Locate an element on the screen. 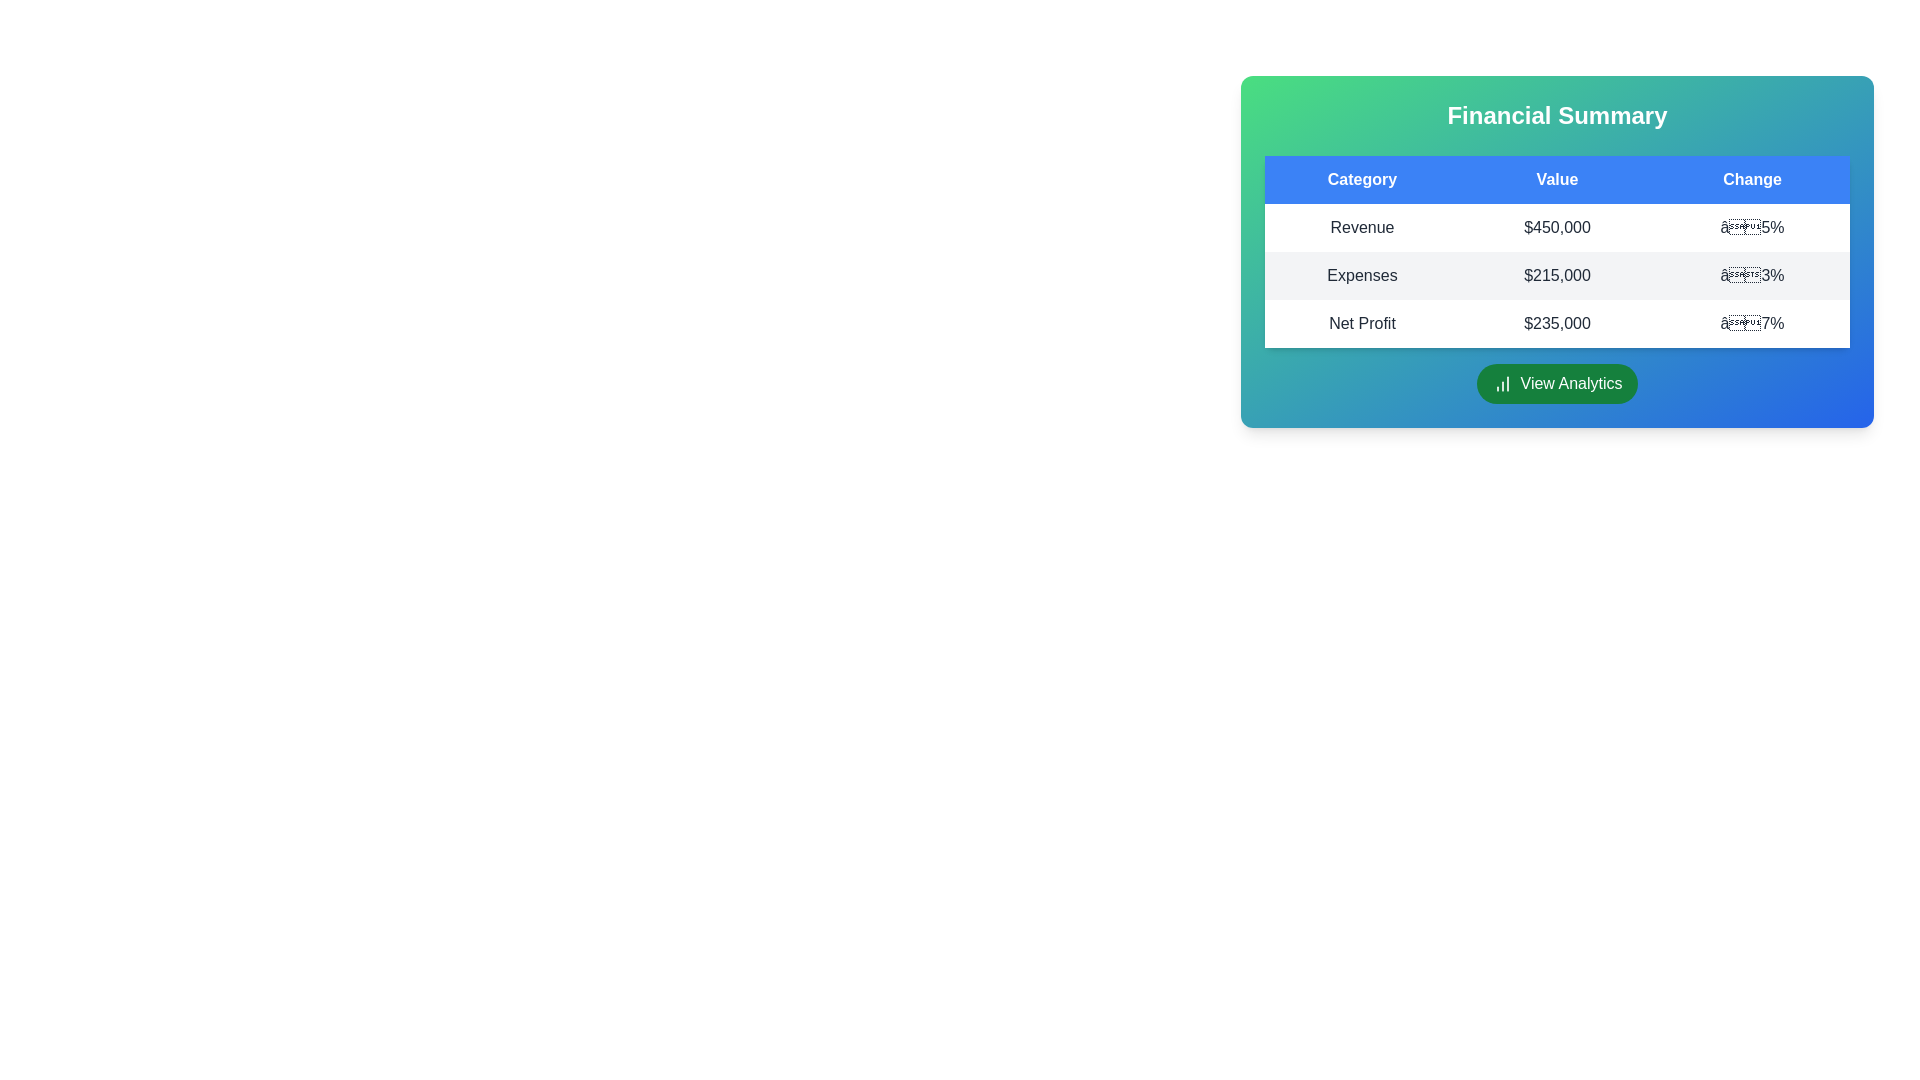 This screenshot has width=1920, height=1080. 'View Analytics' button is located at coordinates (1556, 384).